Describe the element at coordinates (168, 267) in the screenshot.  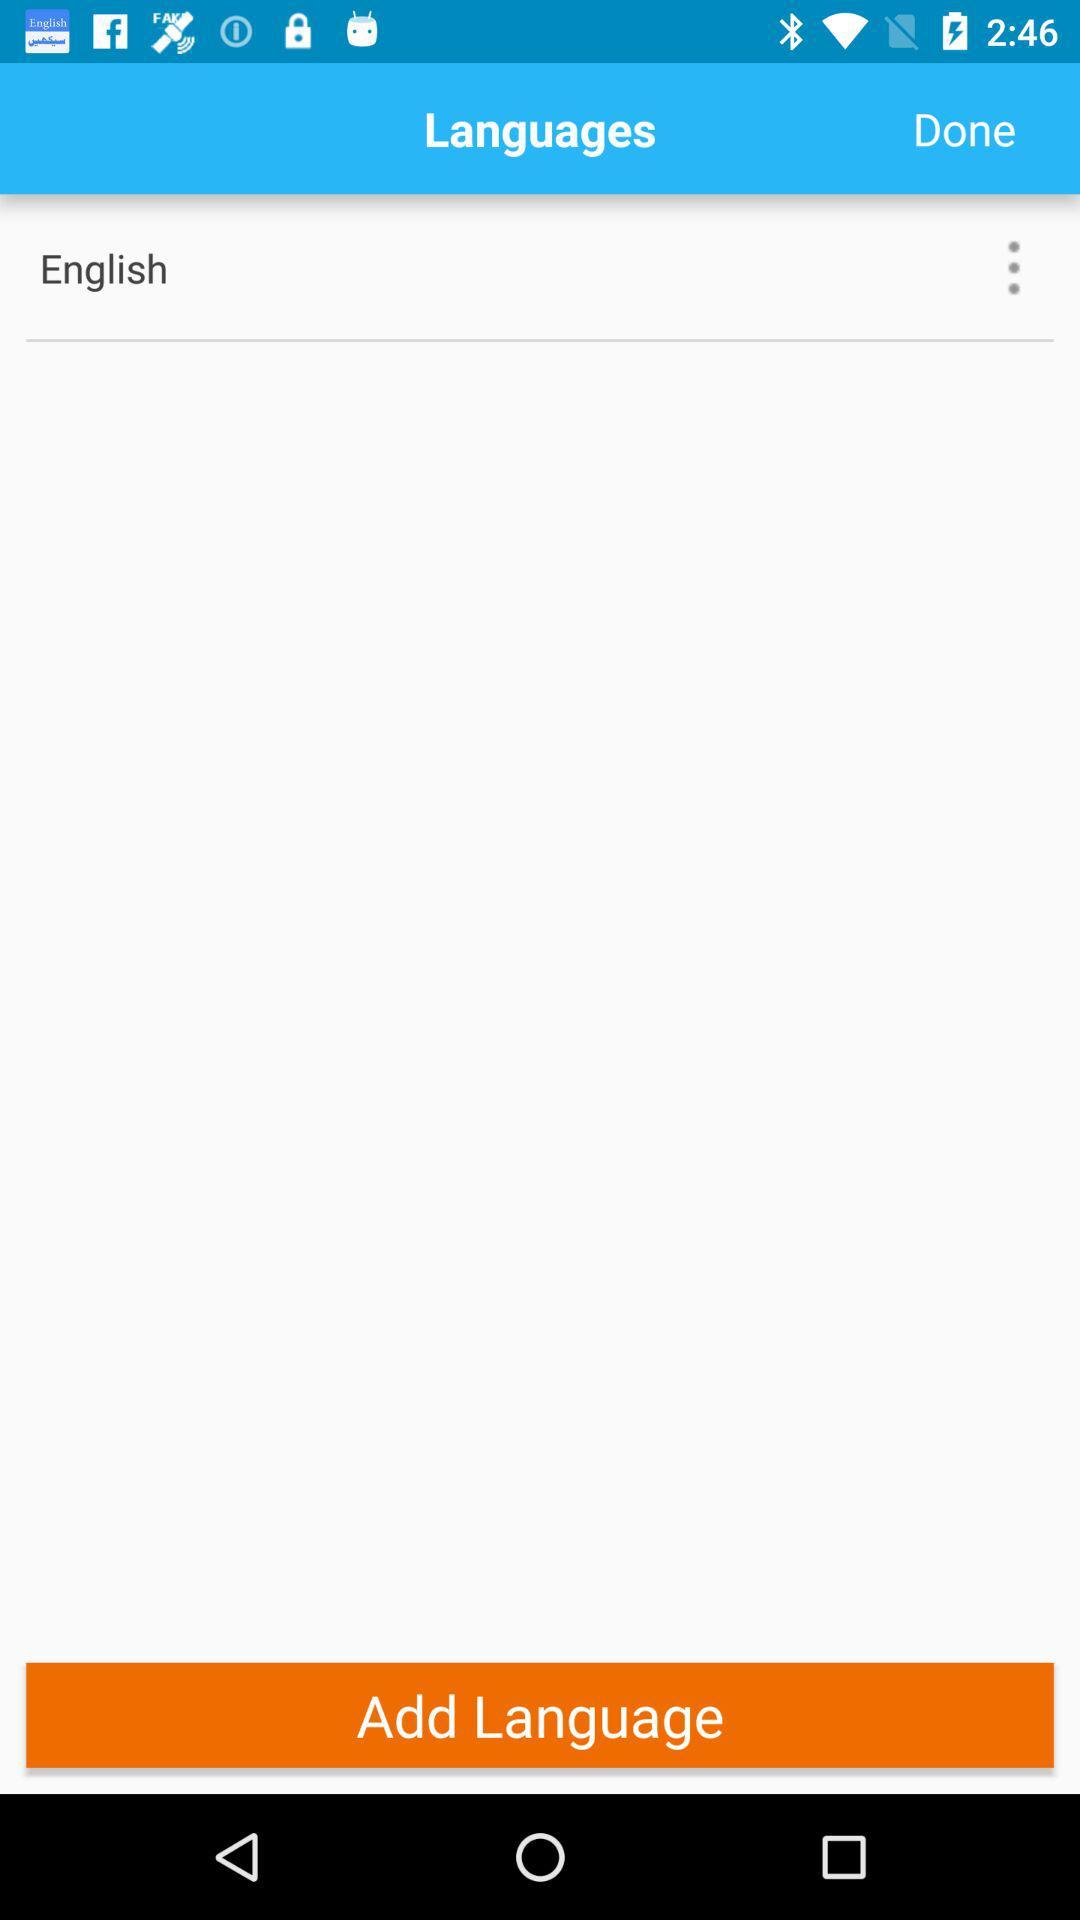
I see `the english item` at that location.